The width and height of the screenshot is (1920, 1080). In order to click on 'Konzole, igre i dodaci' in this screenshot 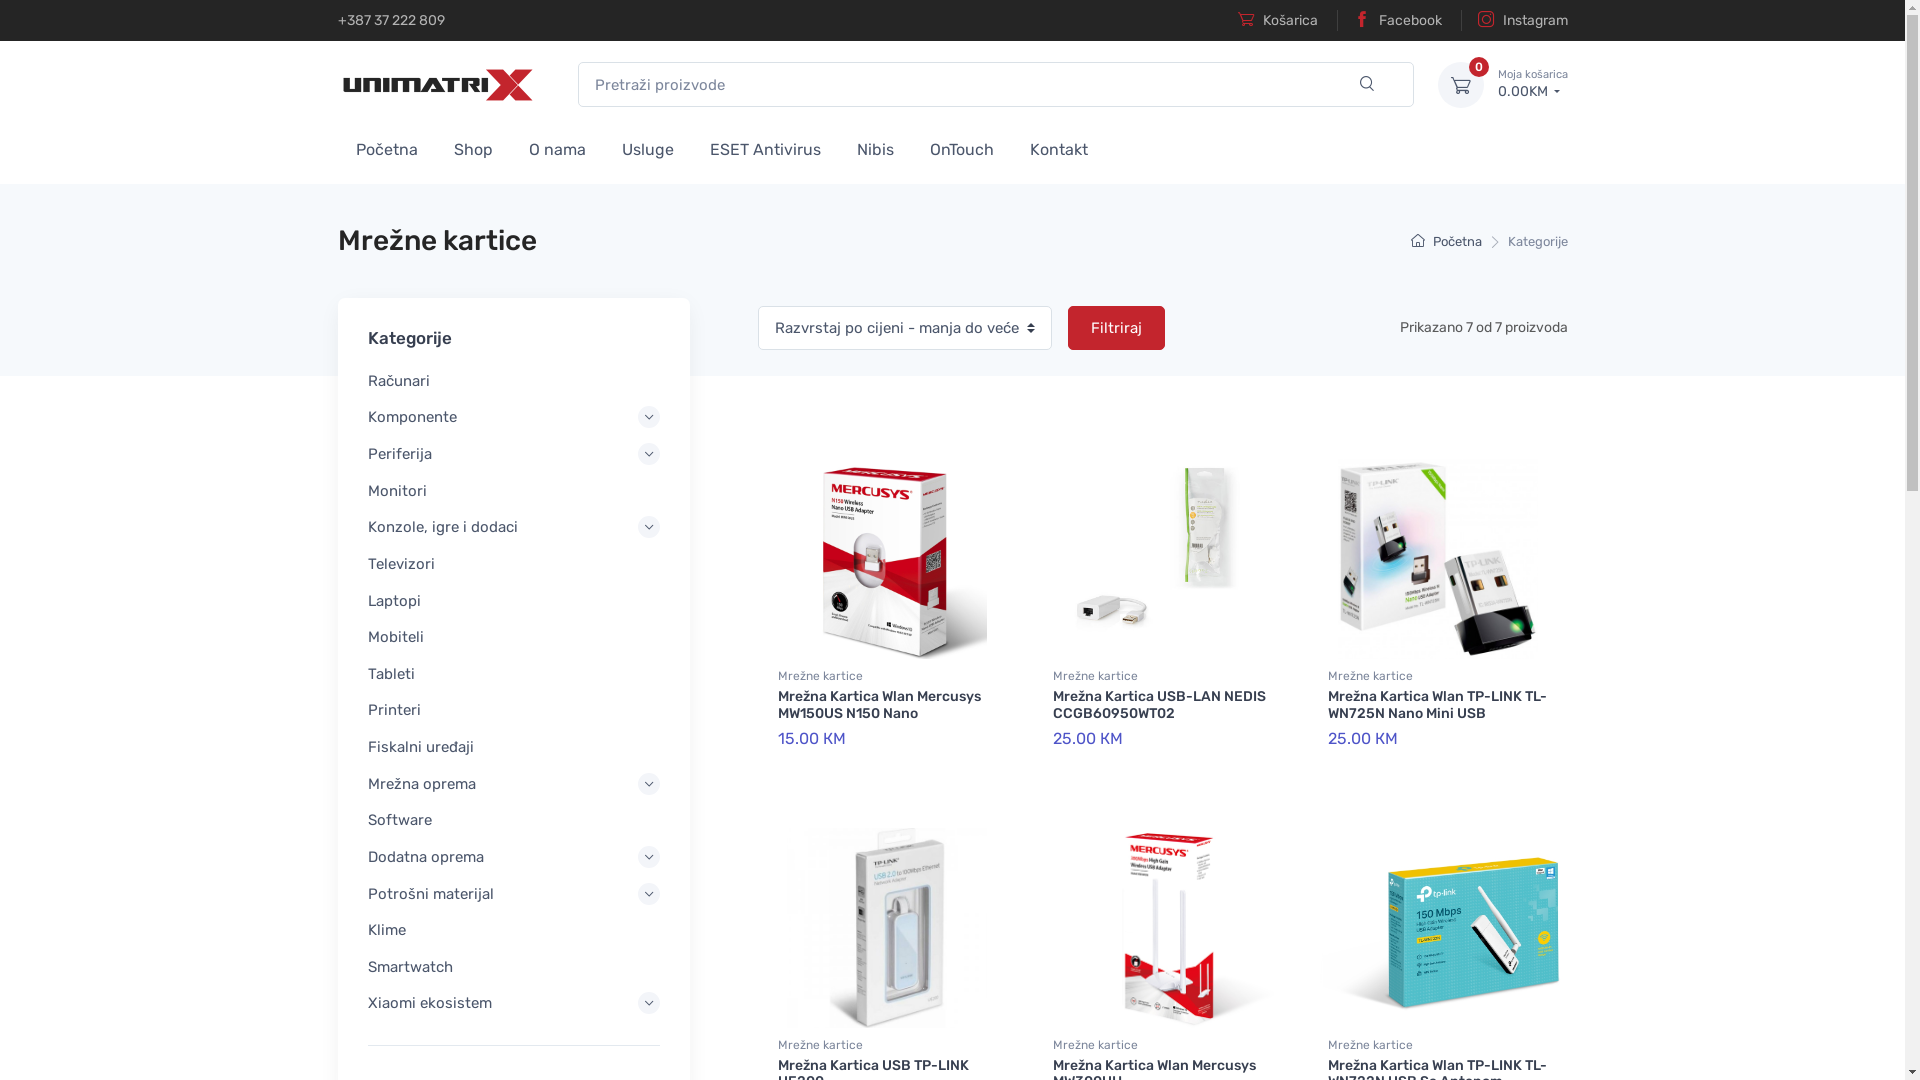, I will do `click(513, 526)`.